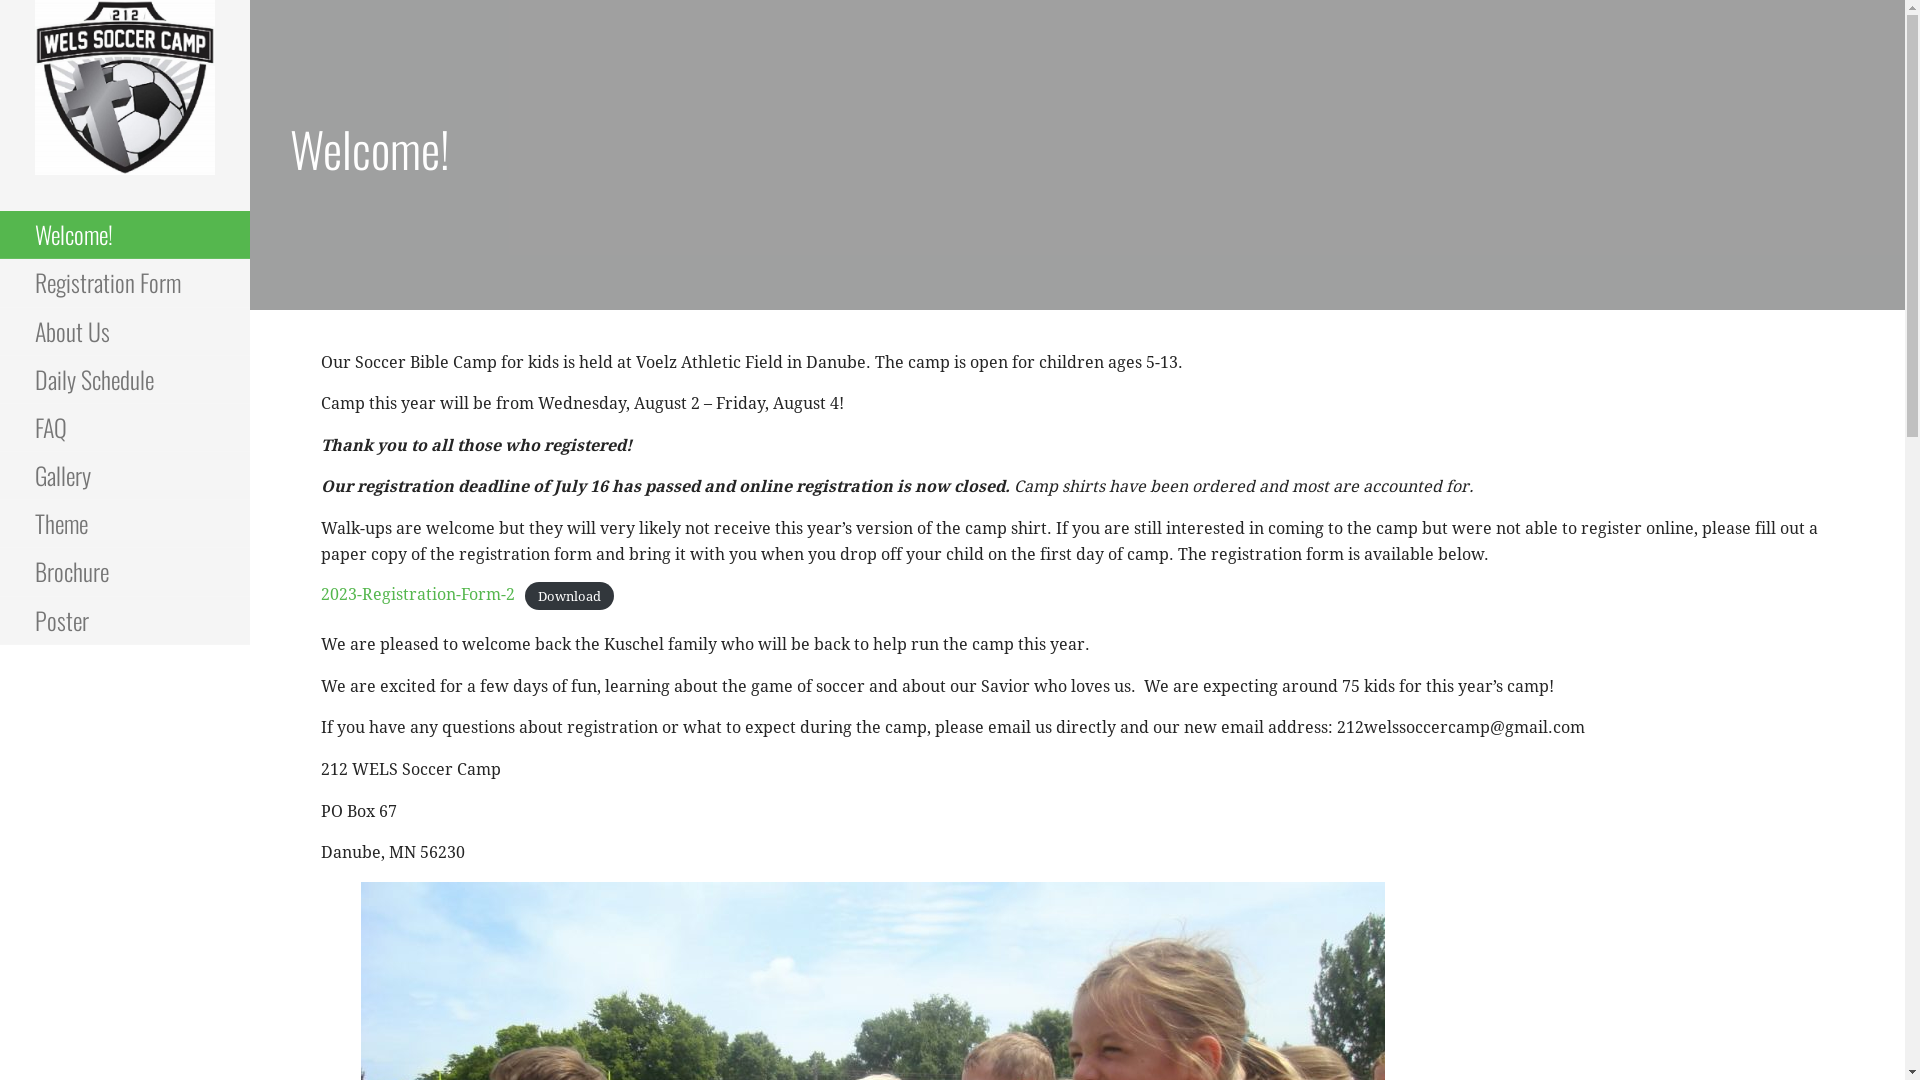 The width and height of the screenshot is (1920, 1080). What do you see at coordinates (123, 380) in the screenshot?
I see `'Daily Schedule'` at bounding box center [123, 380].